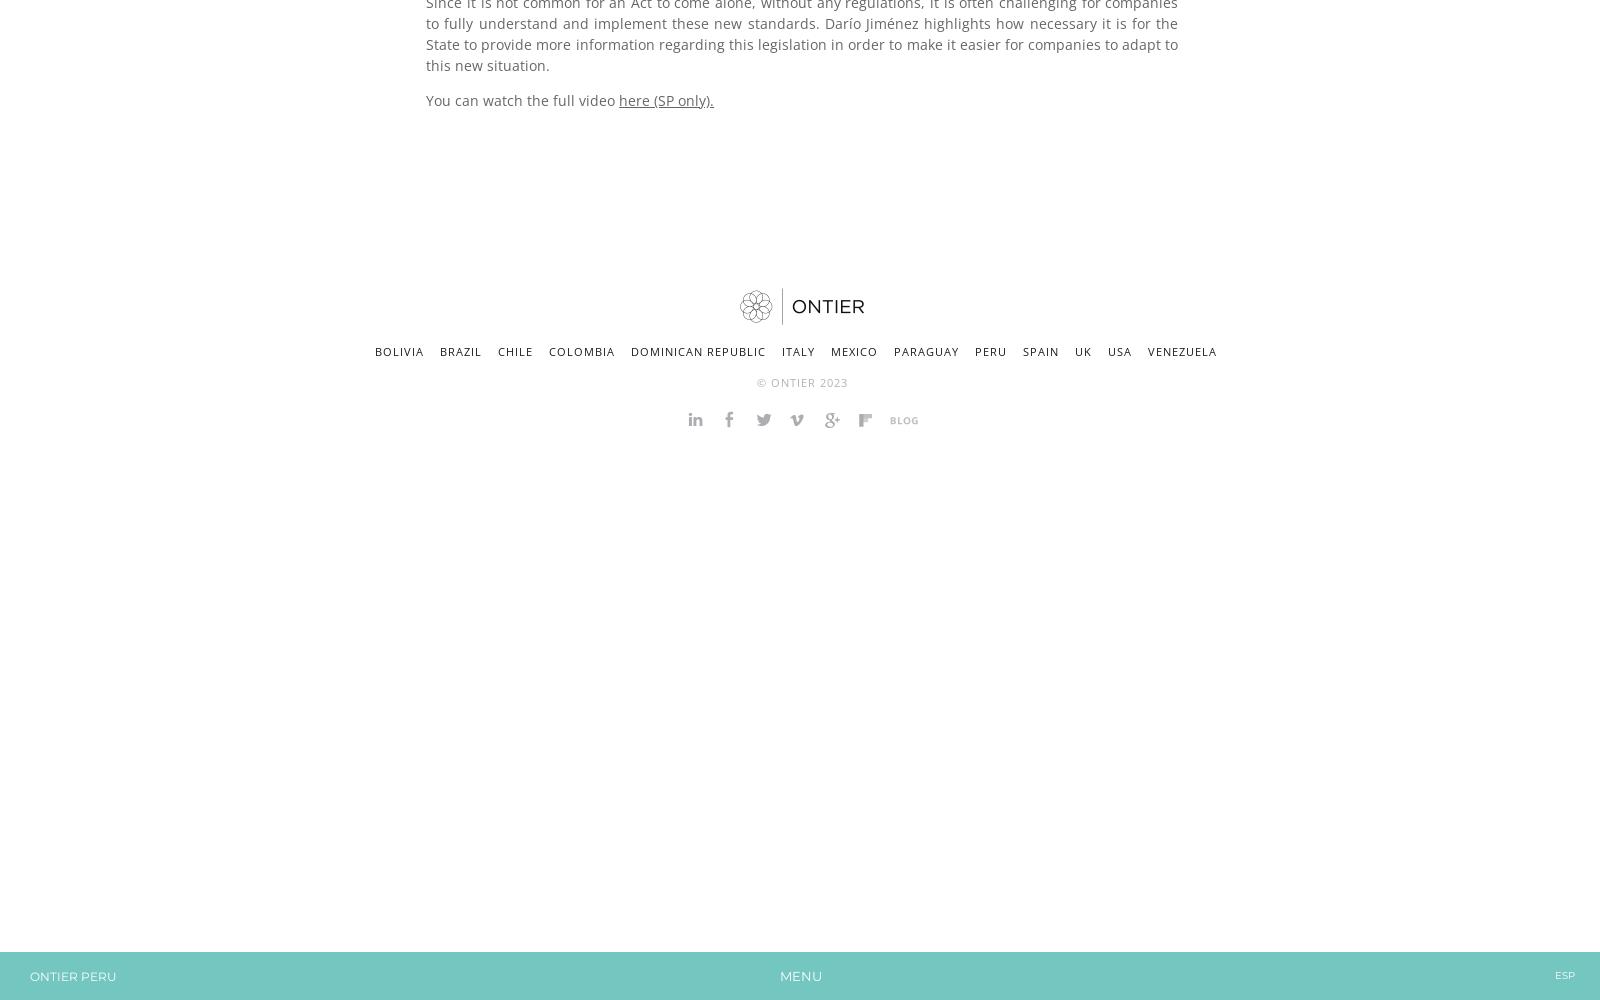 Image resolution: width=1600 pixels, height=1000 pixels. I want to click on 'USA', so click(1108, 350).